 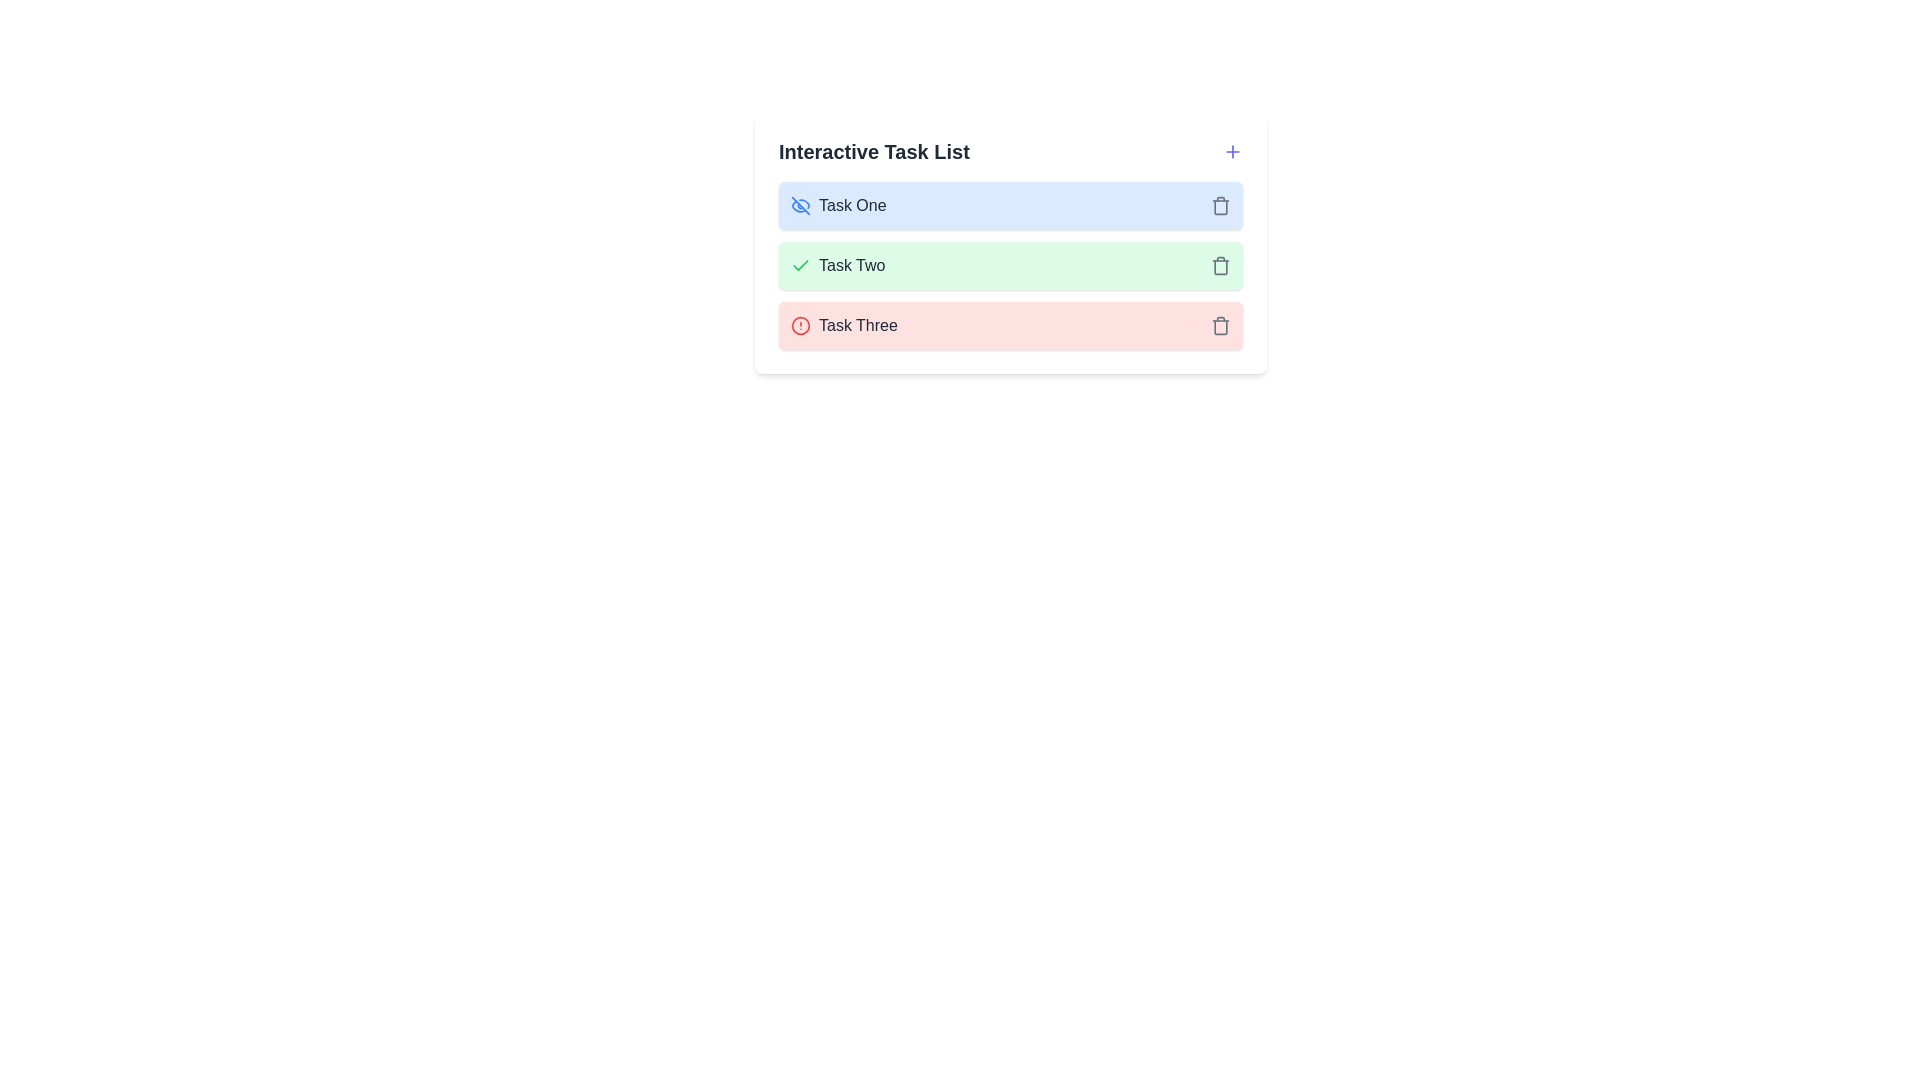 I want to click on the green checkmark icon indicating the completion status of 'Task Two', located at the top-left of the corresponding rectangle, so click(x=801, y=265).